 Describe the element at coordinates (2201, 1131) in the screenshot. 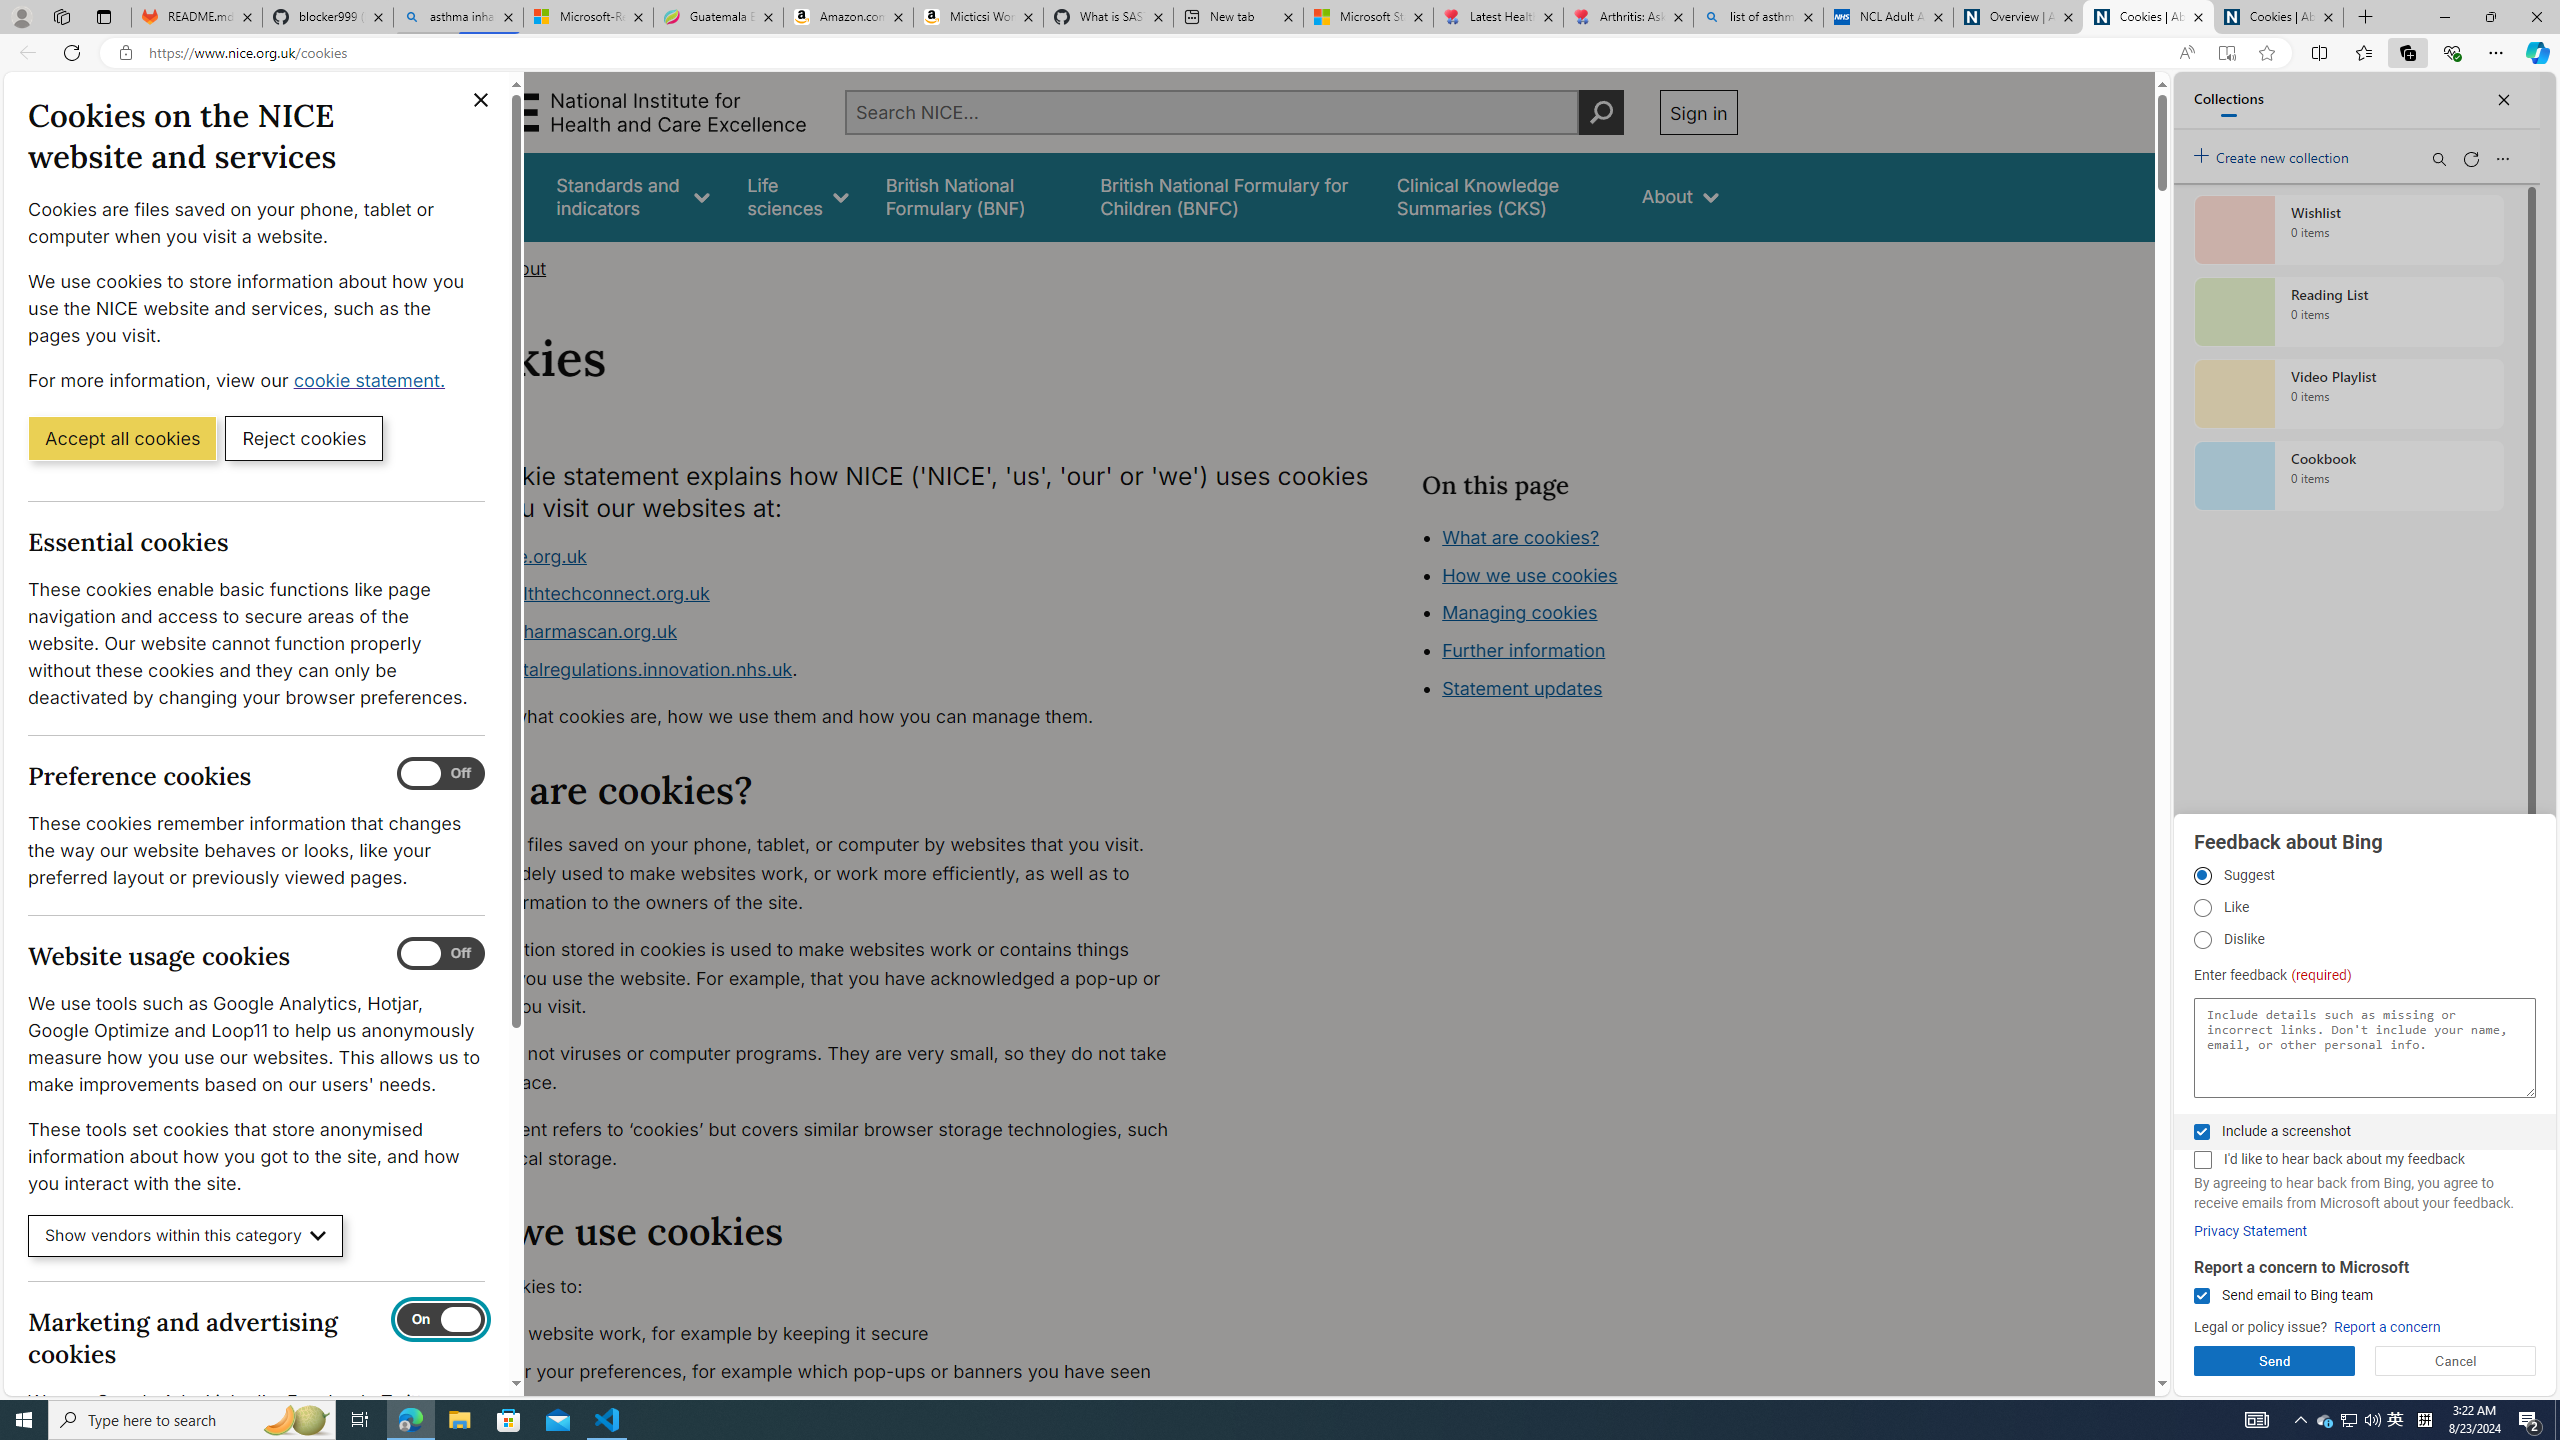

I see `'Include a screenshot'` at that location.